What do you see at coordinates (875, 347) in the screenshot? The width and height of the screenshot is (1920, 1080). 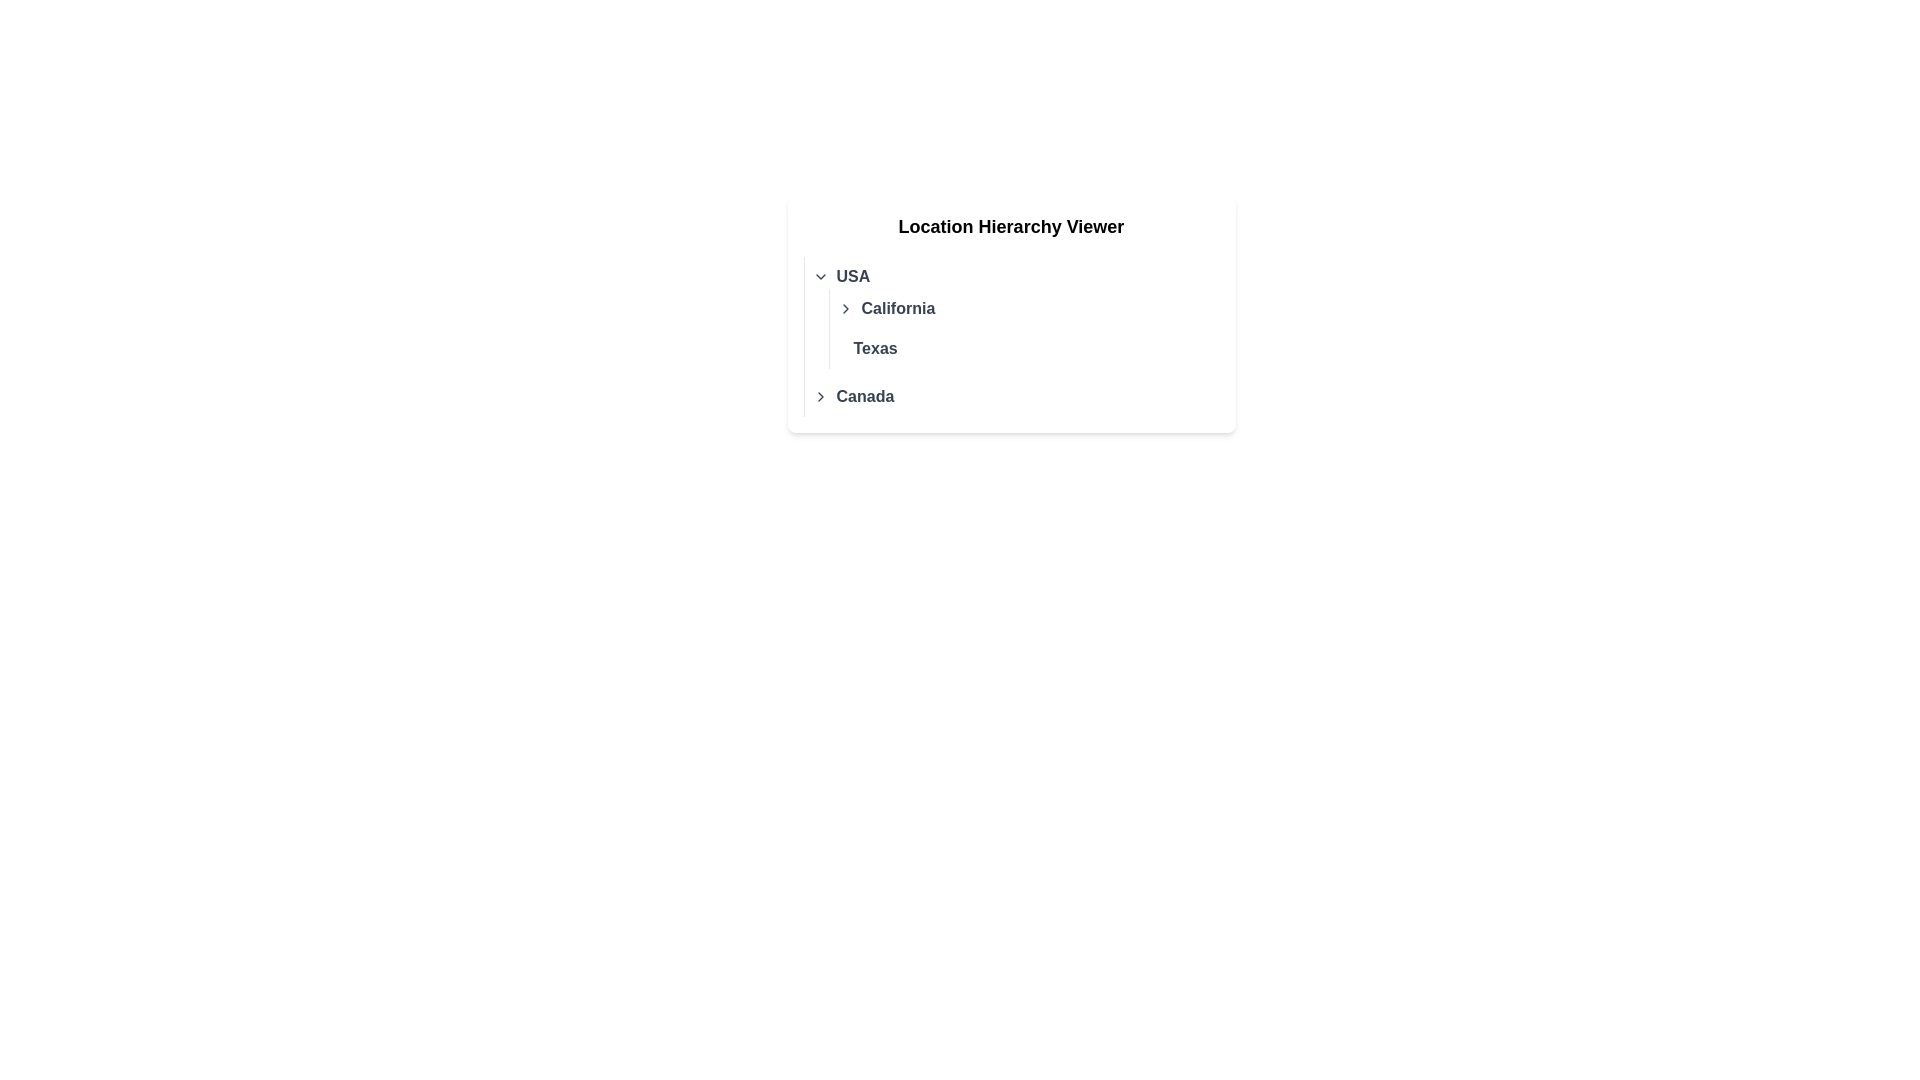 I see `the text label representing the state 'Texas', which is positioned below 'California' in the hierarchical geographical categorization within the USA section` at bounding box center [875, 347].